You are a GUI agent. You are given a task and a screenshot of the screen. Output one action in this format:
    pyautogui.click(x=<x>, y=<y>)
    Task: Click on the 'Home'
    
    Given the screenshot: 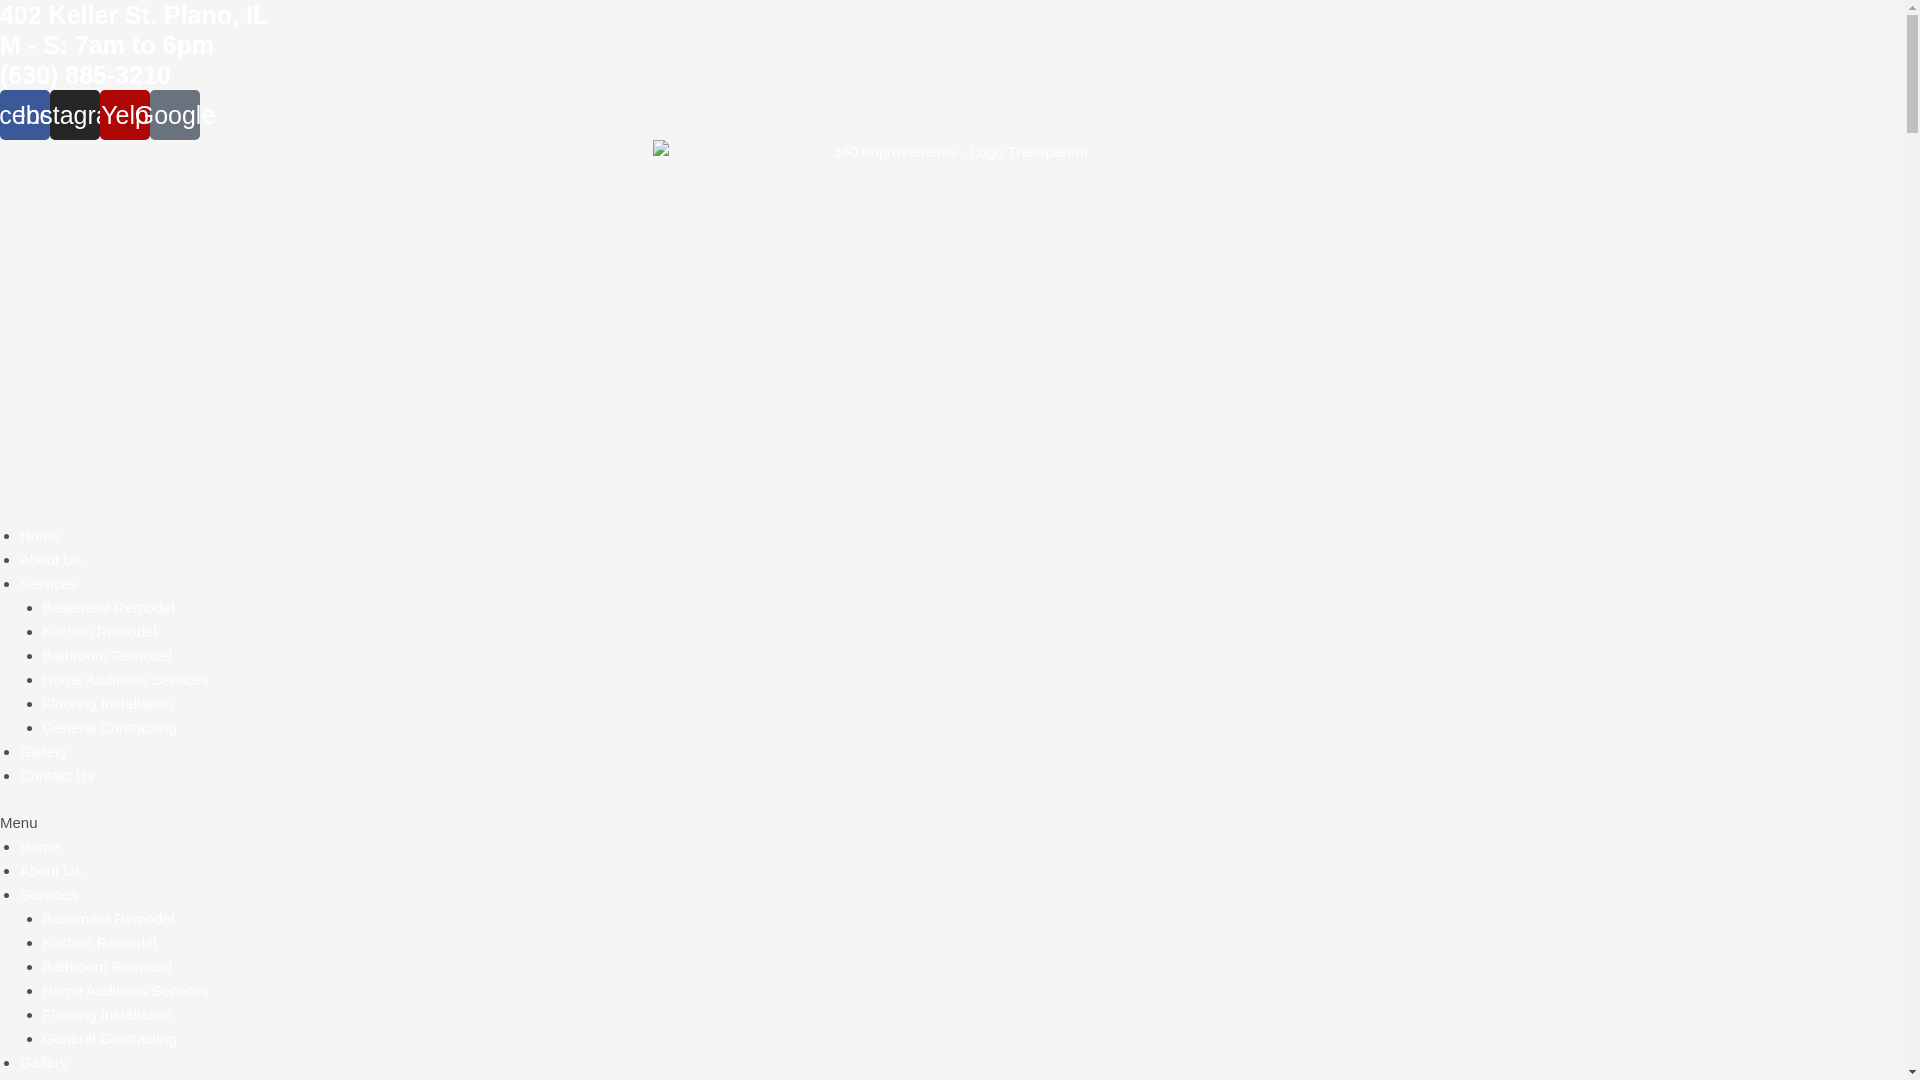 What is the action you would take?
    pyautogui.click(x=39, y=534)
    